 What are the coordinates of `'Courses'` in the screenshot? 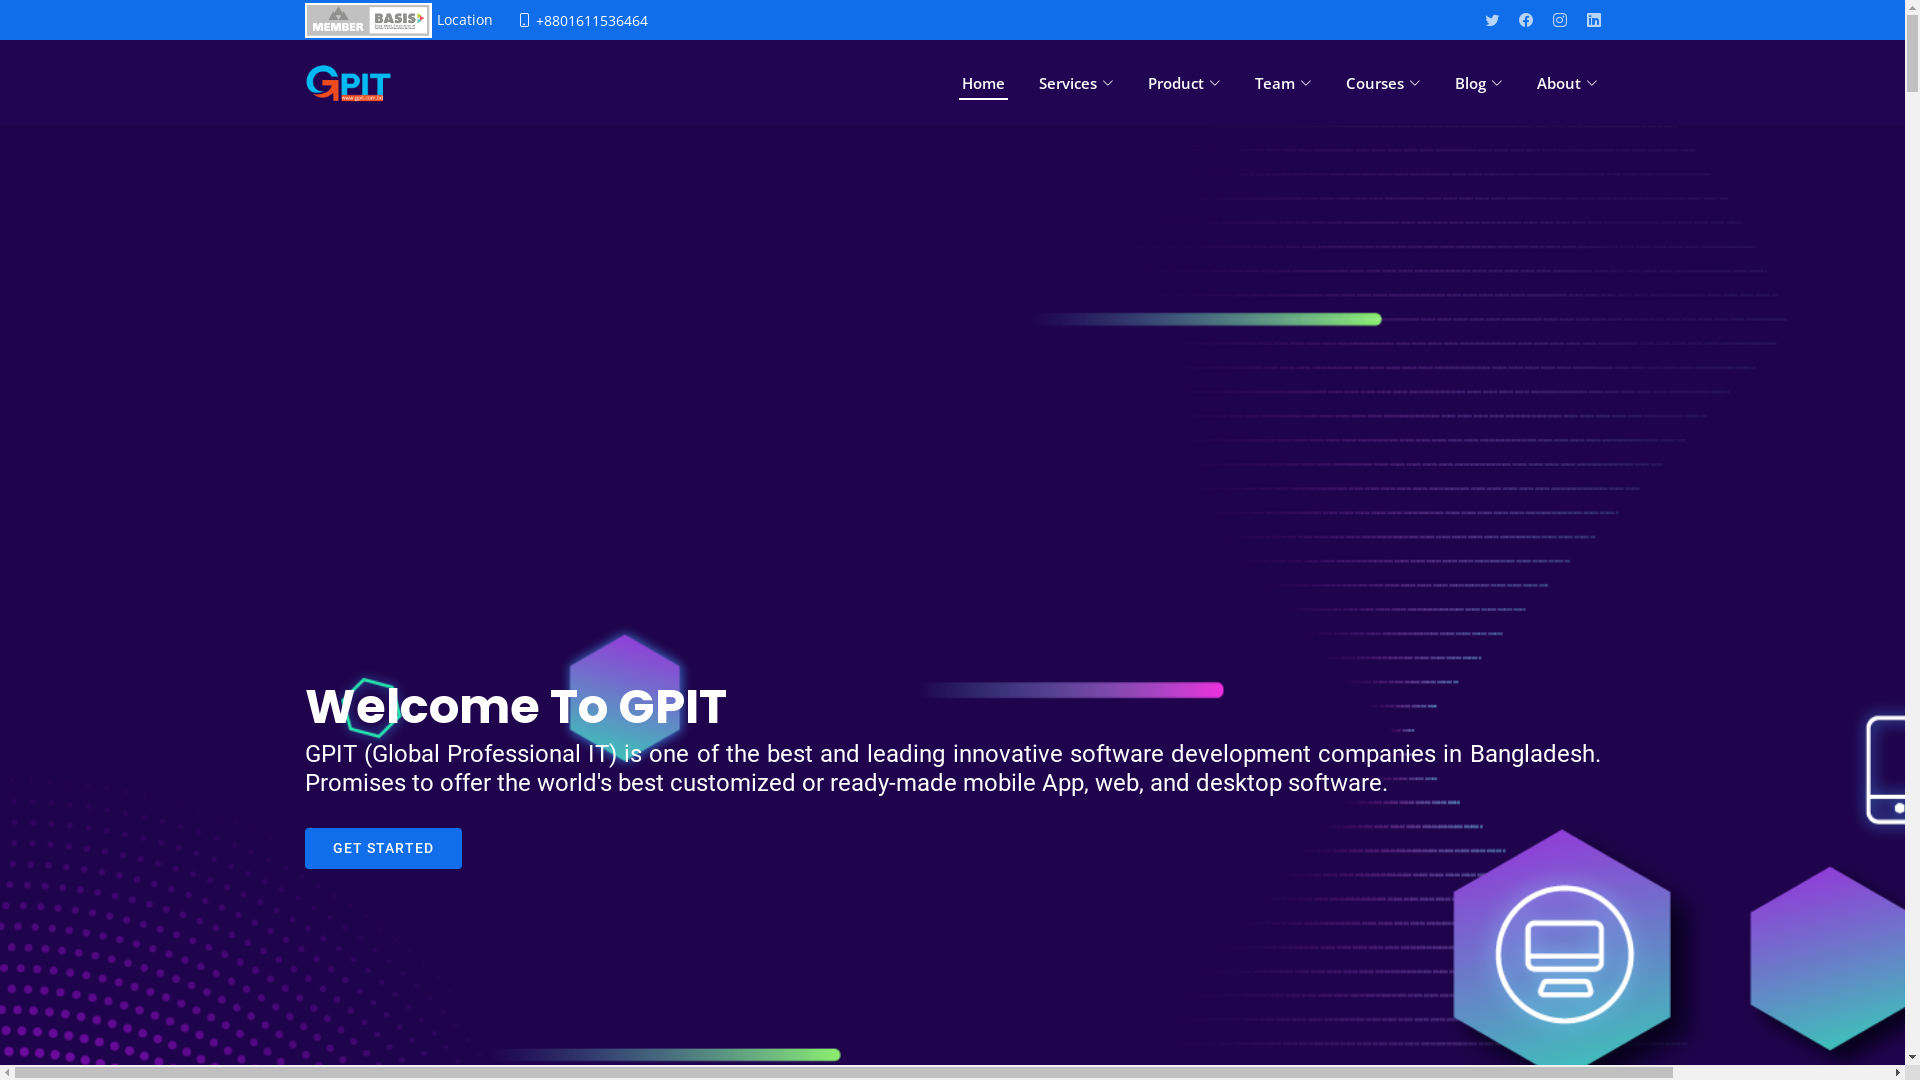 It's located at (1381, 82).